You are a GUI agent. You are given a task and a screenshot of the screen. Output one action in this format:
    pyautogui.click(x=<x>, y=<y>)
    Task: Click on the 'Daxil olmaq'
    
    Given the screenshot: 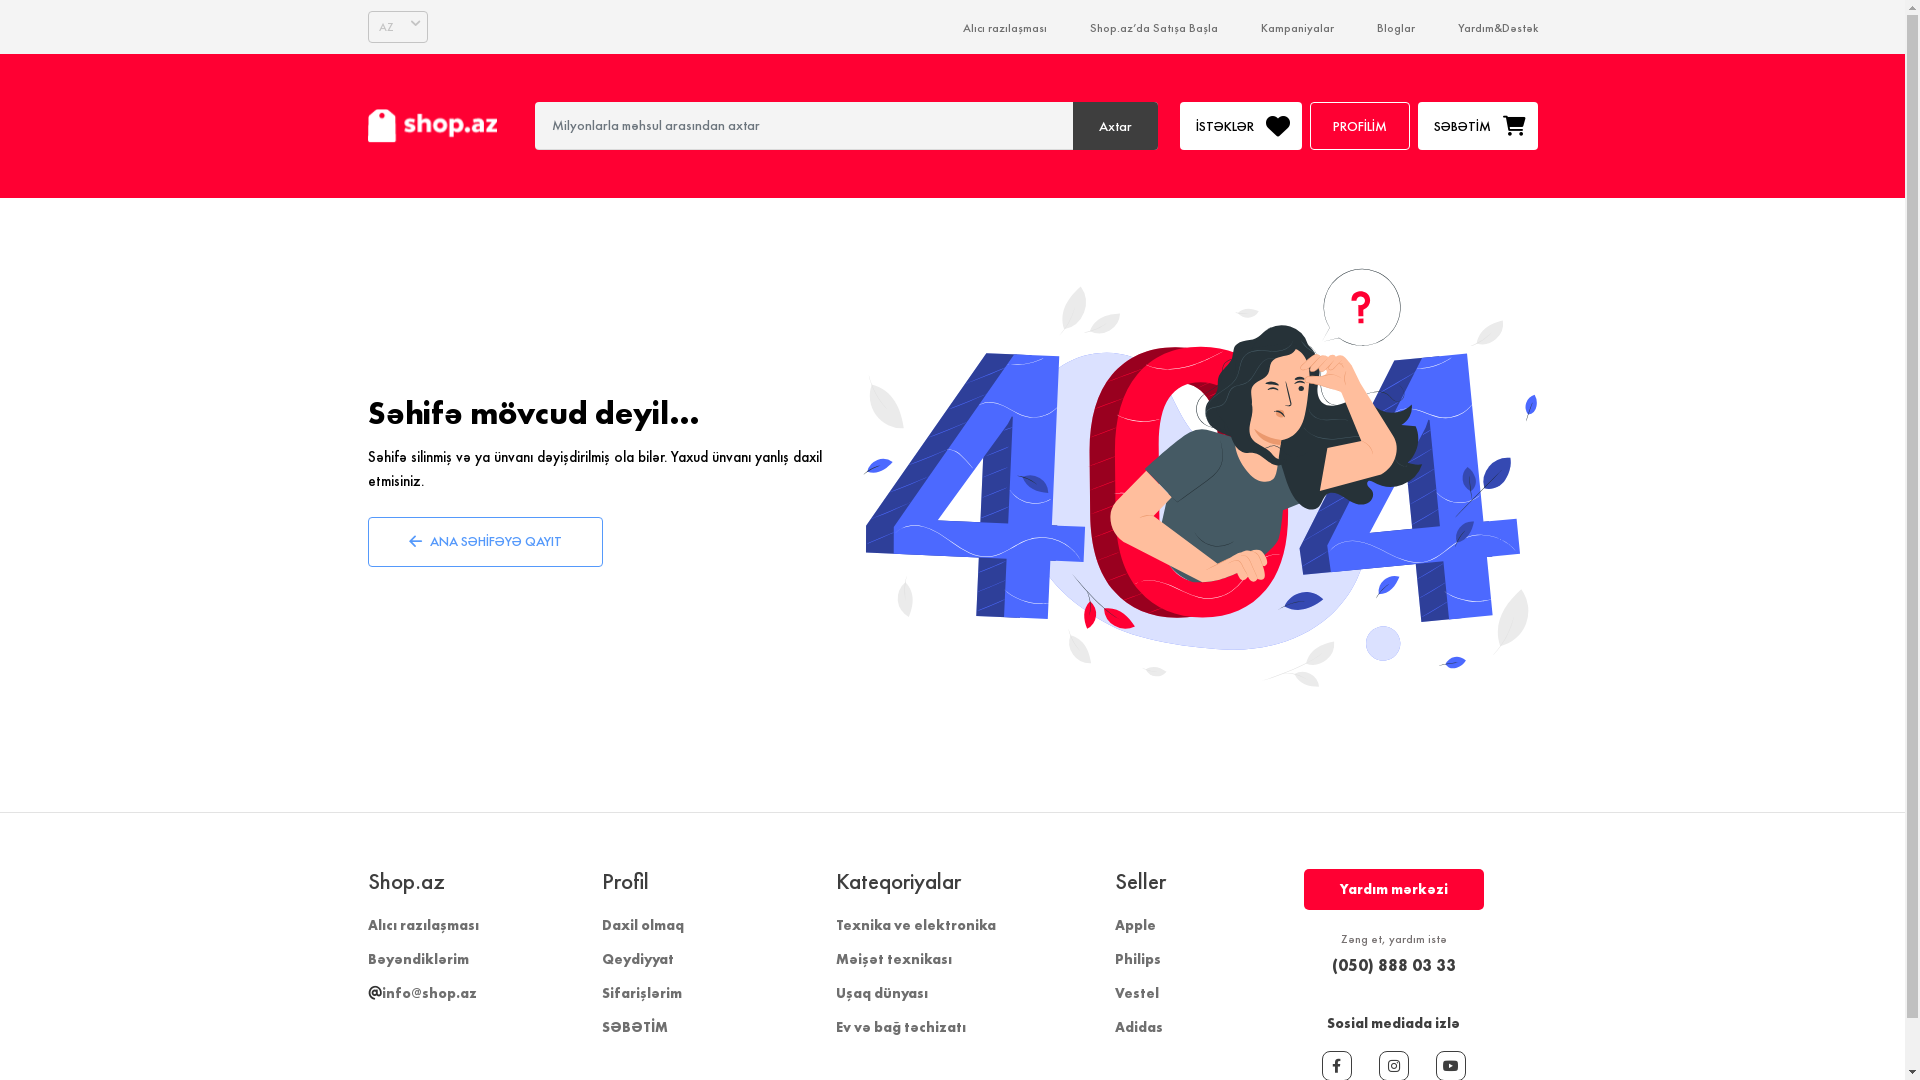 What is the action you would take?
    pyautogui.click(x=643, y=925)
    